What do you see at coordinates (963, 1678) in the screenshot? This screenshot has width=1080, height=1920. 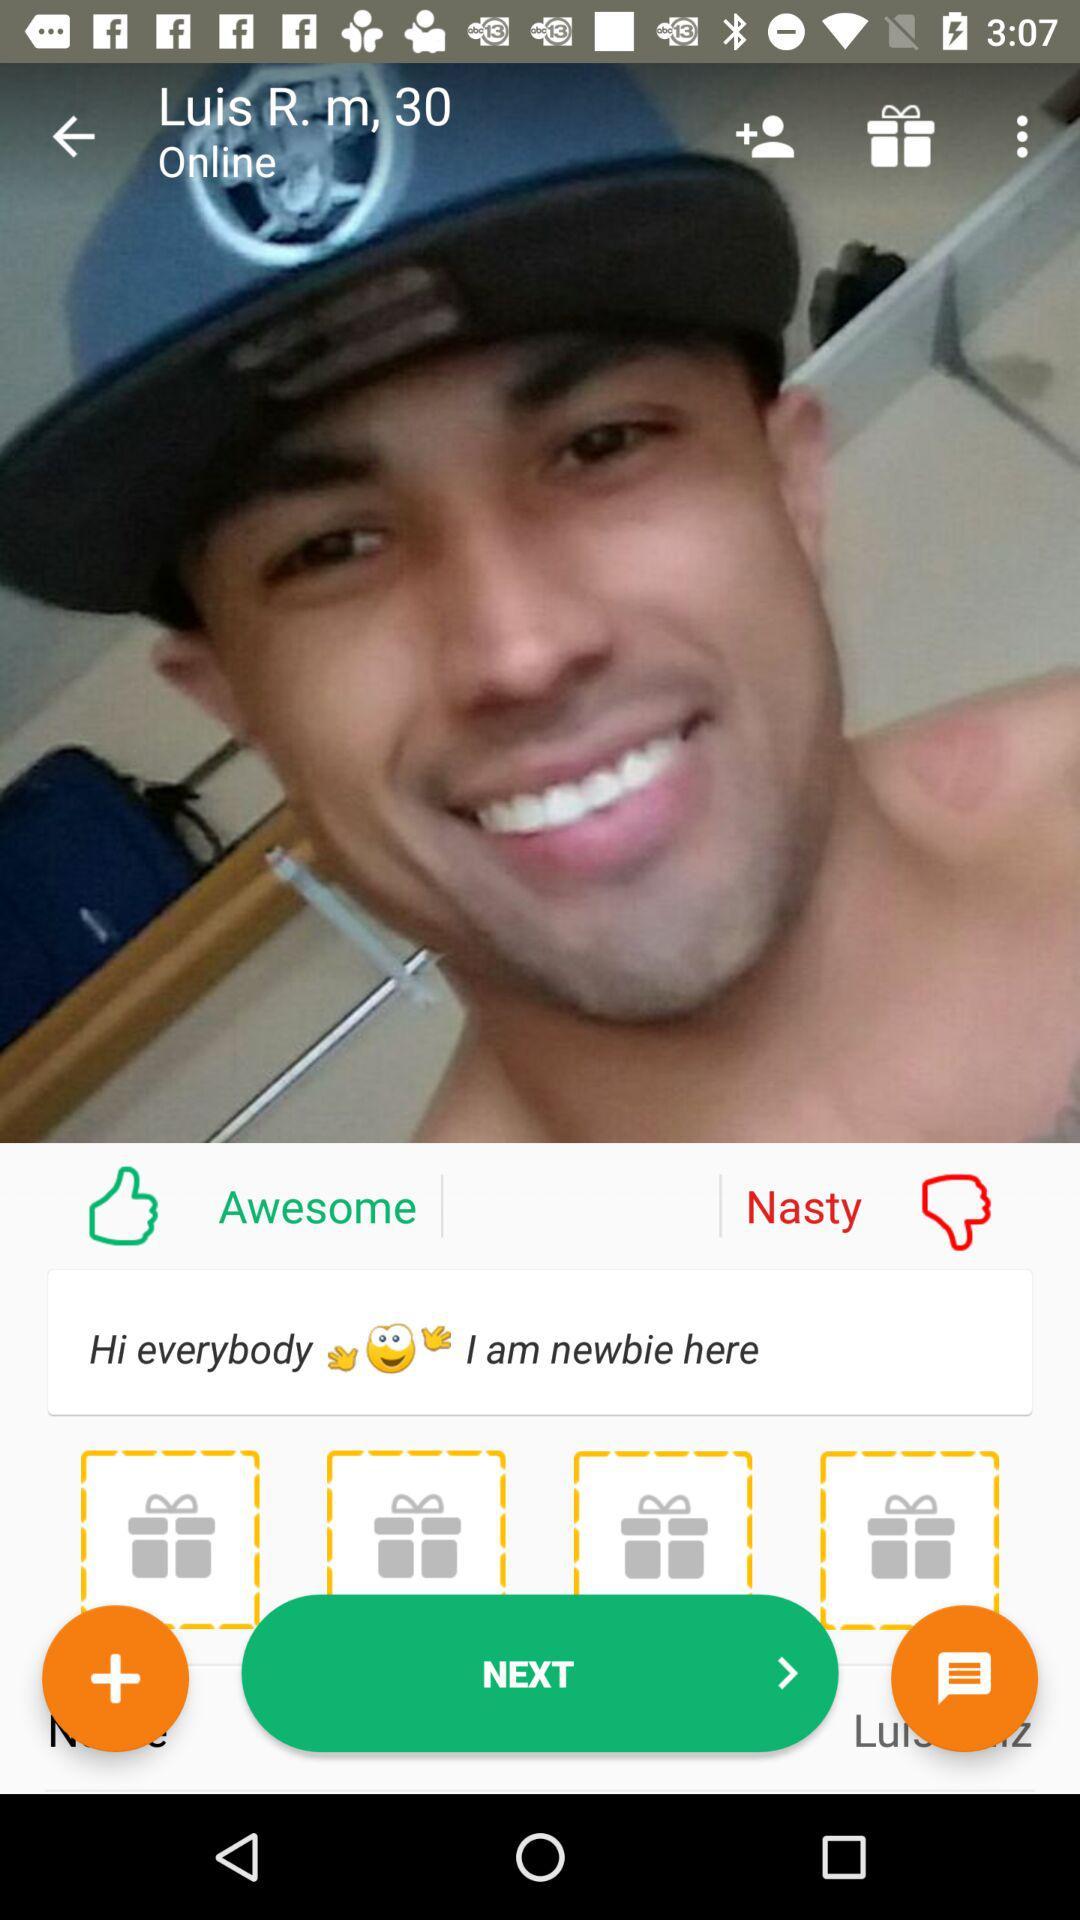 I see `message user` at bounding box center [963, 1678].